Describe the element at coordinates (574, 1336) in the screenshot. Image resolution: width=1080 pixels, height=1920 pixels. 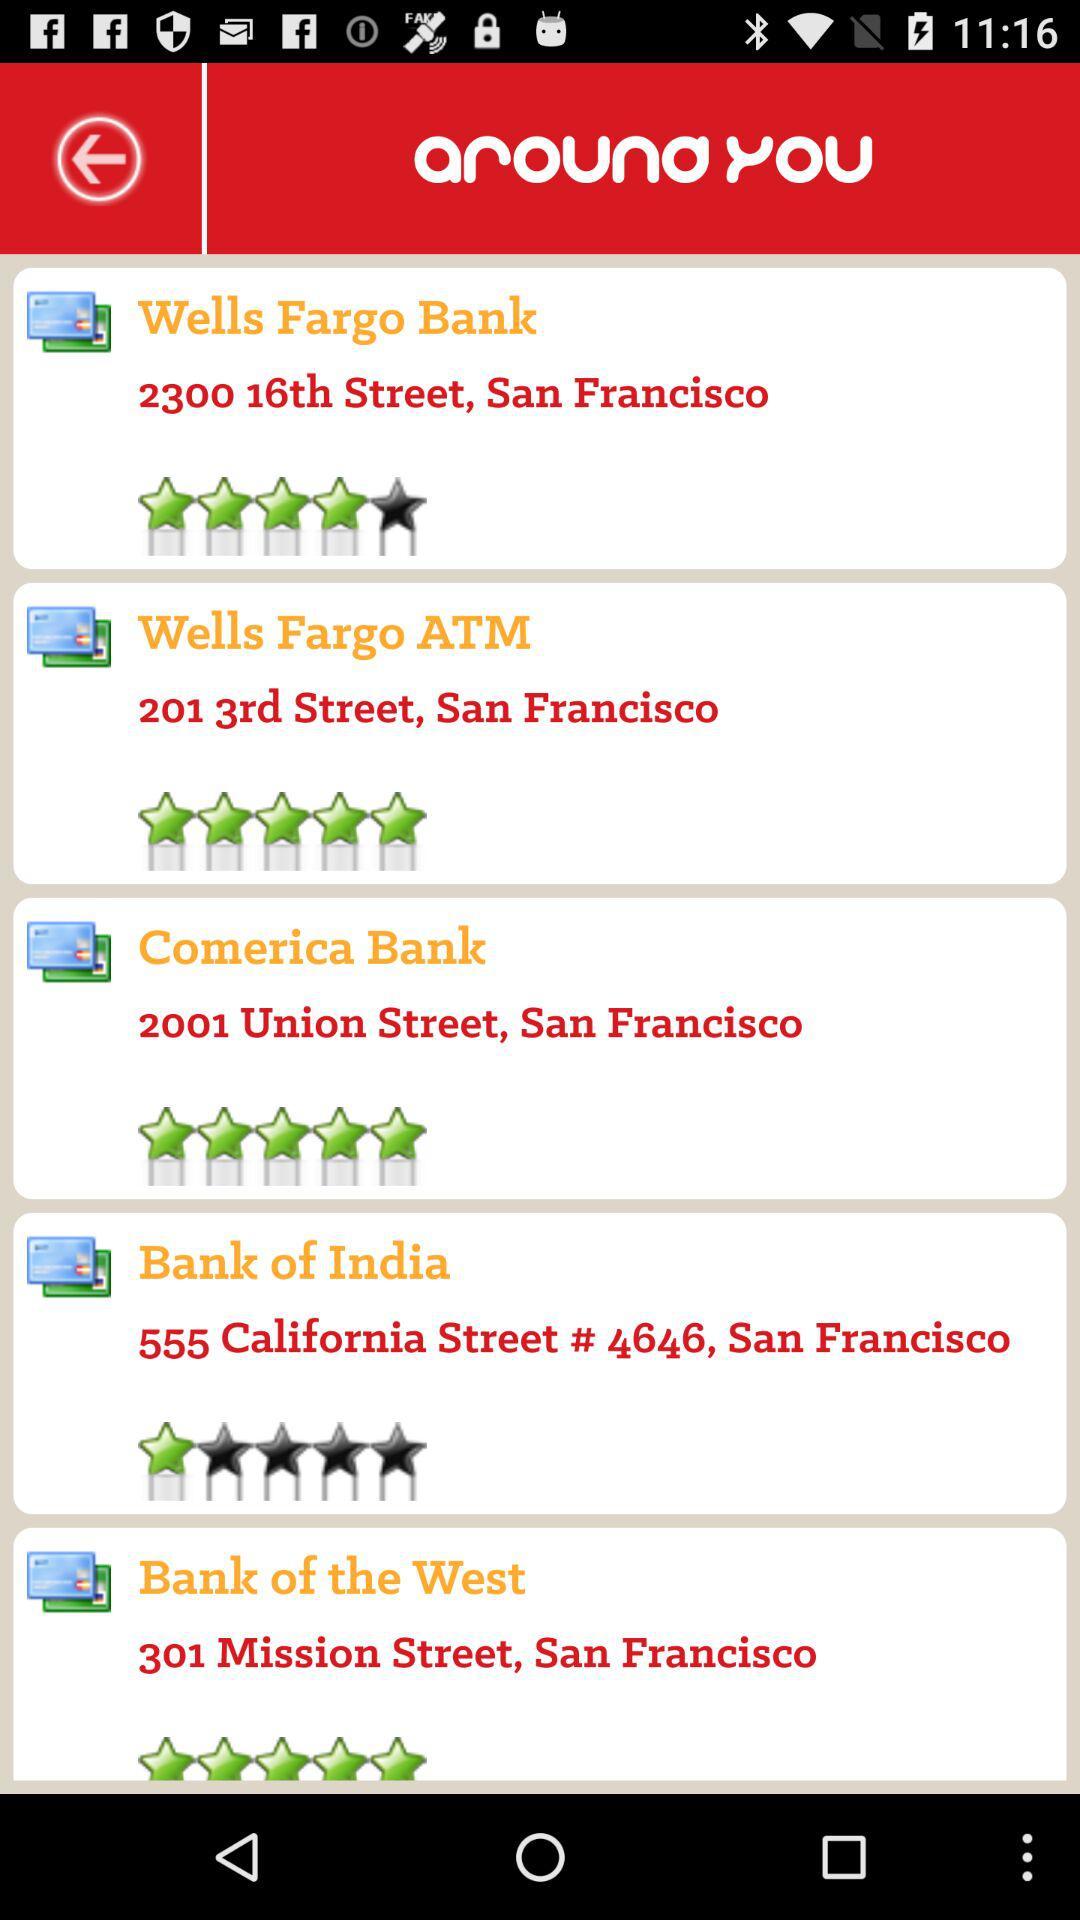
I see `item below bank of india icon` at that location.